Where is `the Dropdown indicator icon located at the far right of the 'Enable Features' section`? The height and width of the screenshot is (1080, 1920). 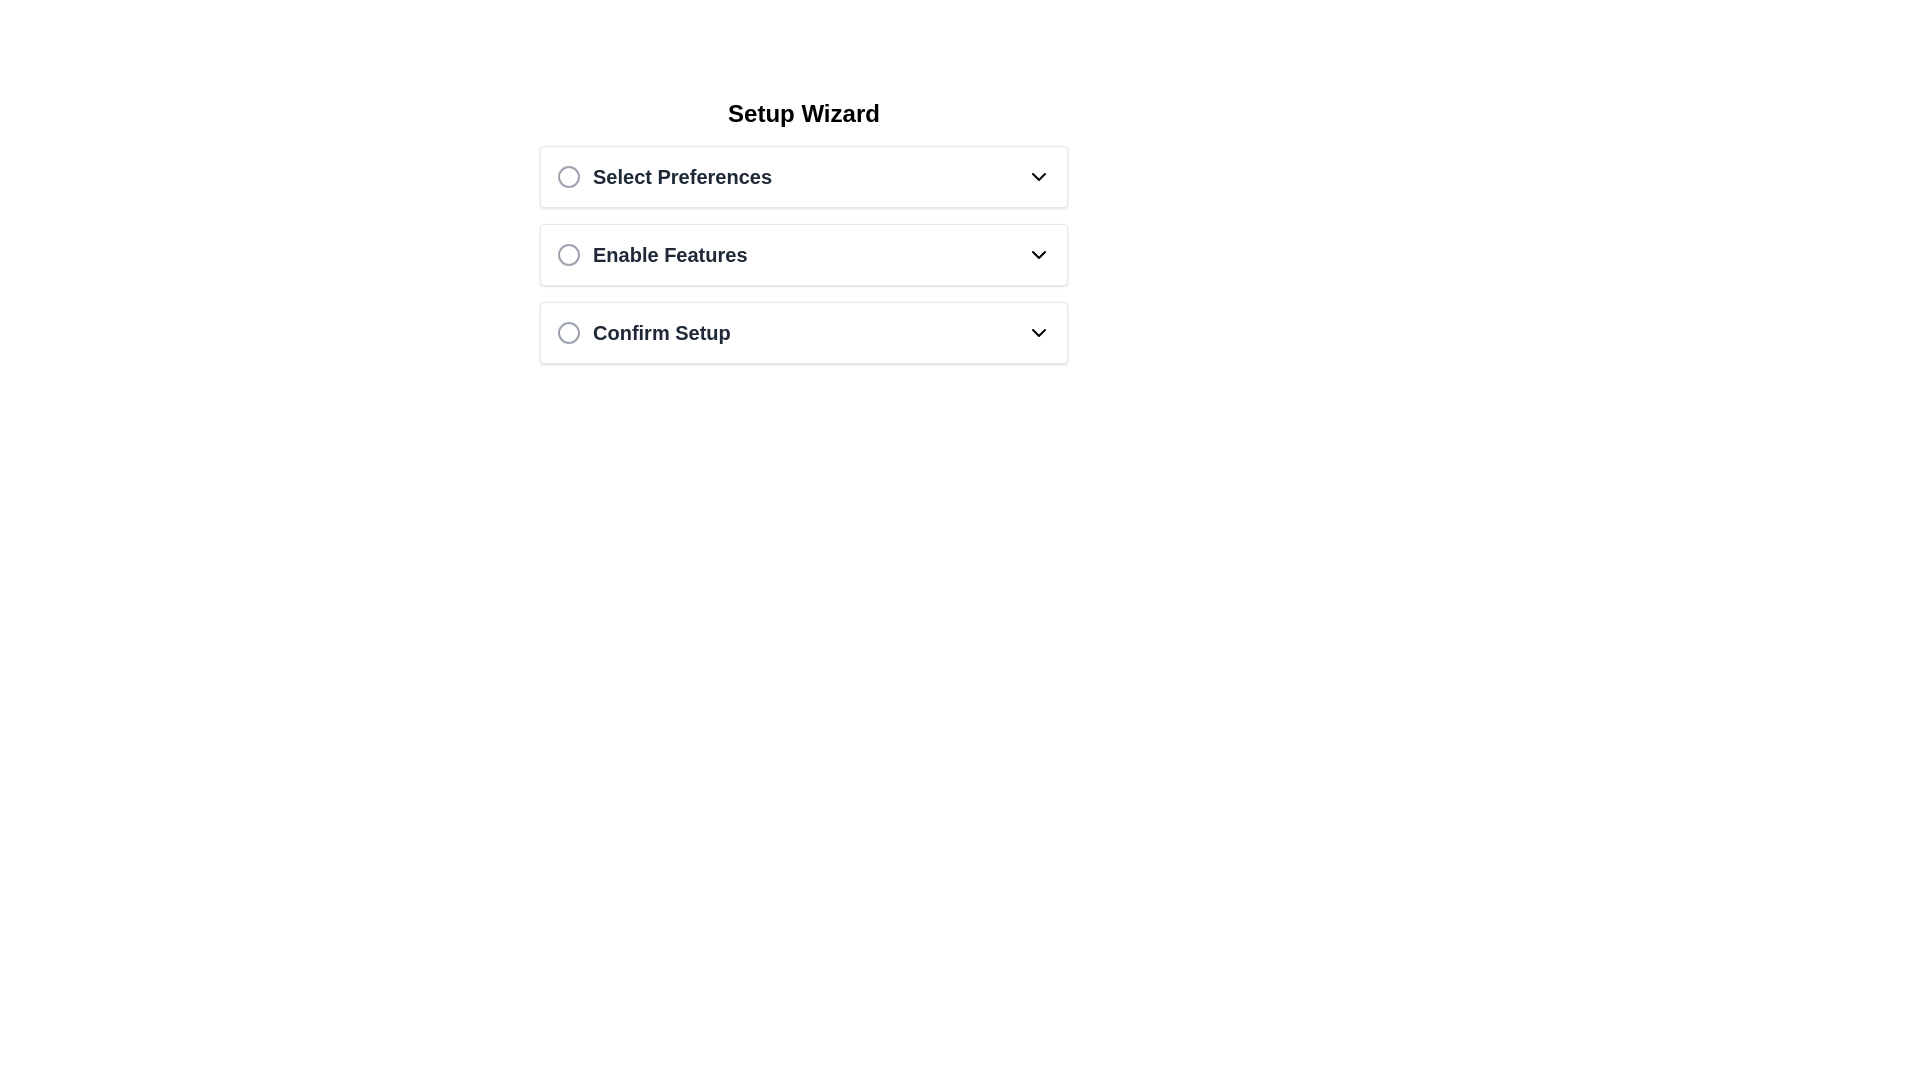 the Dropdown indicator icon located at the far right of the 'Enable Features' section is located at coordinates (1038, 253).